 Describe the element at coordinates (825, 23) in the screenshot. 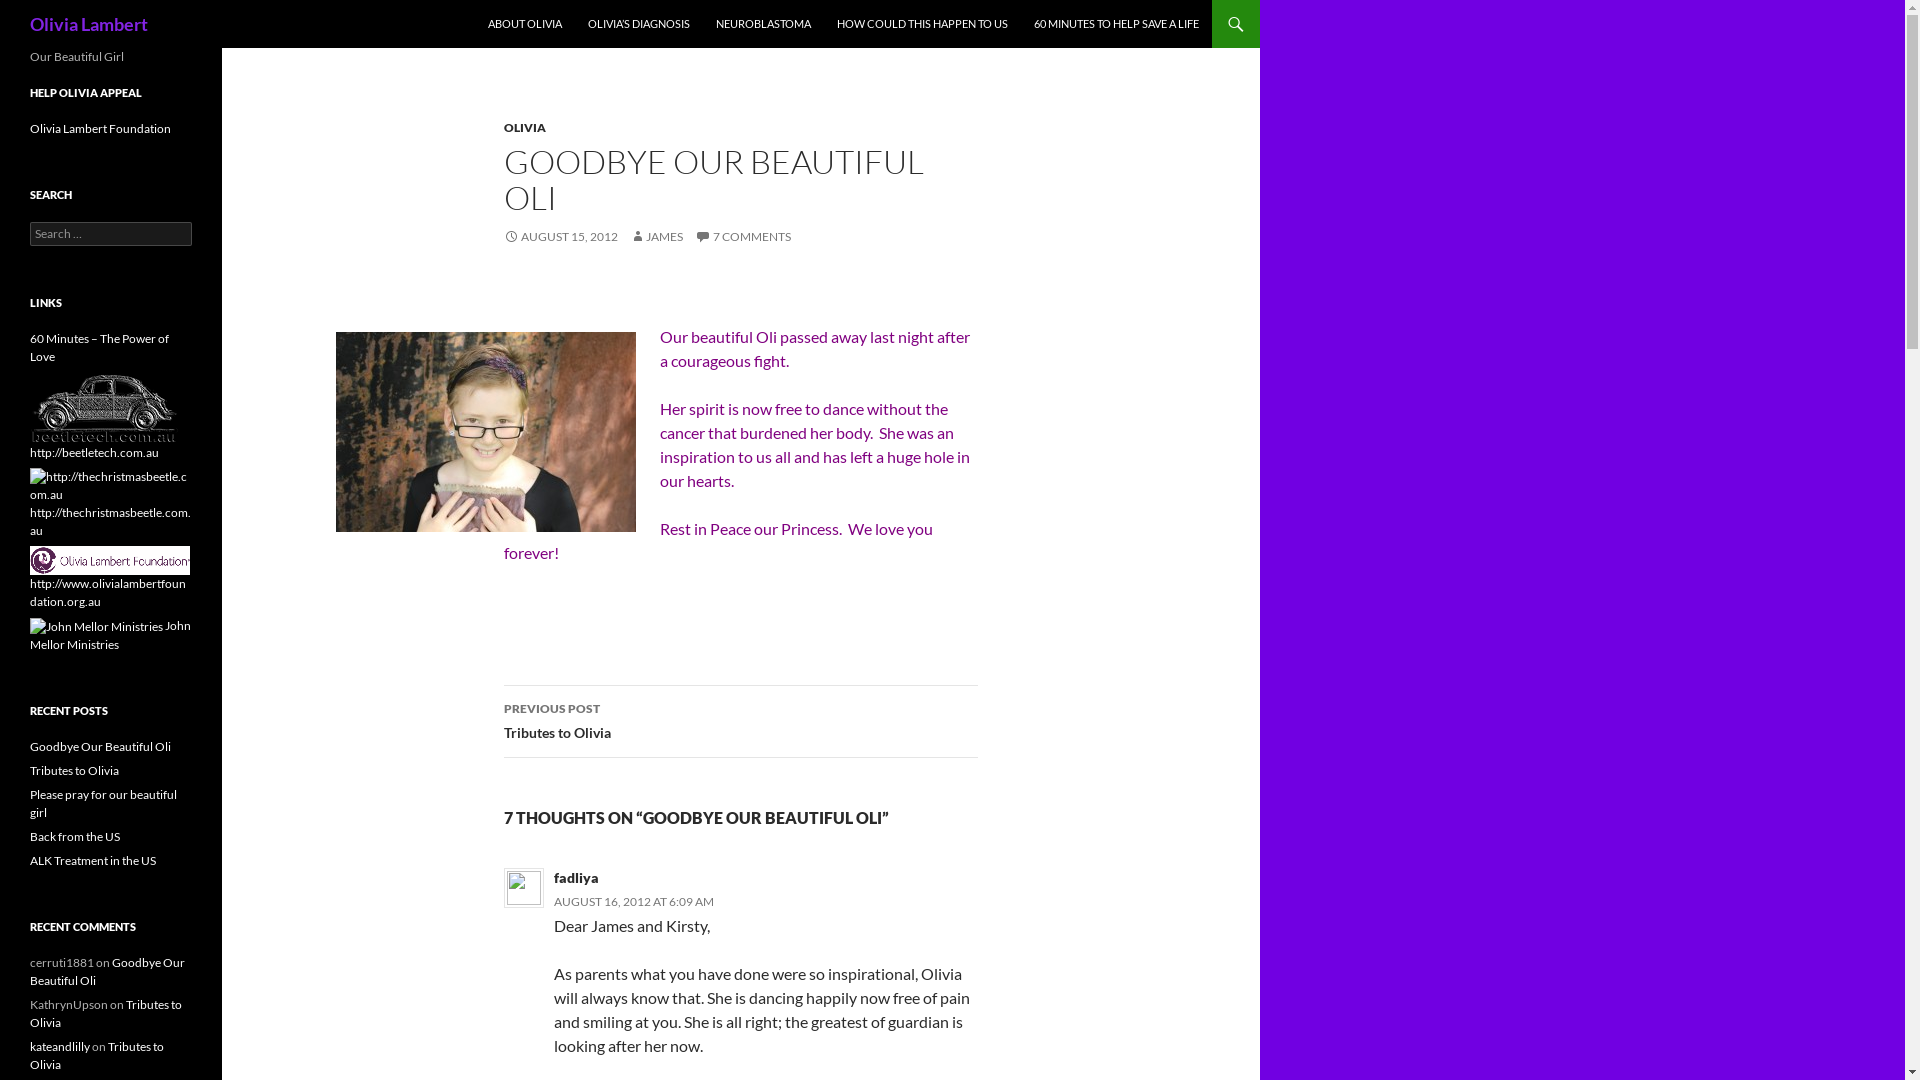

I see `'HOW COULD THIS HAPPEN TO US'` at that location.